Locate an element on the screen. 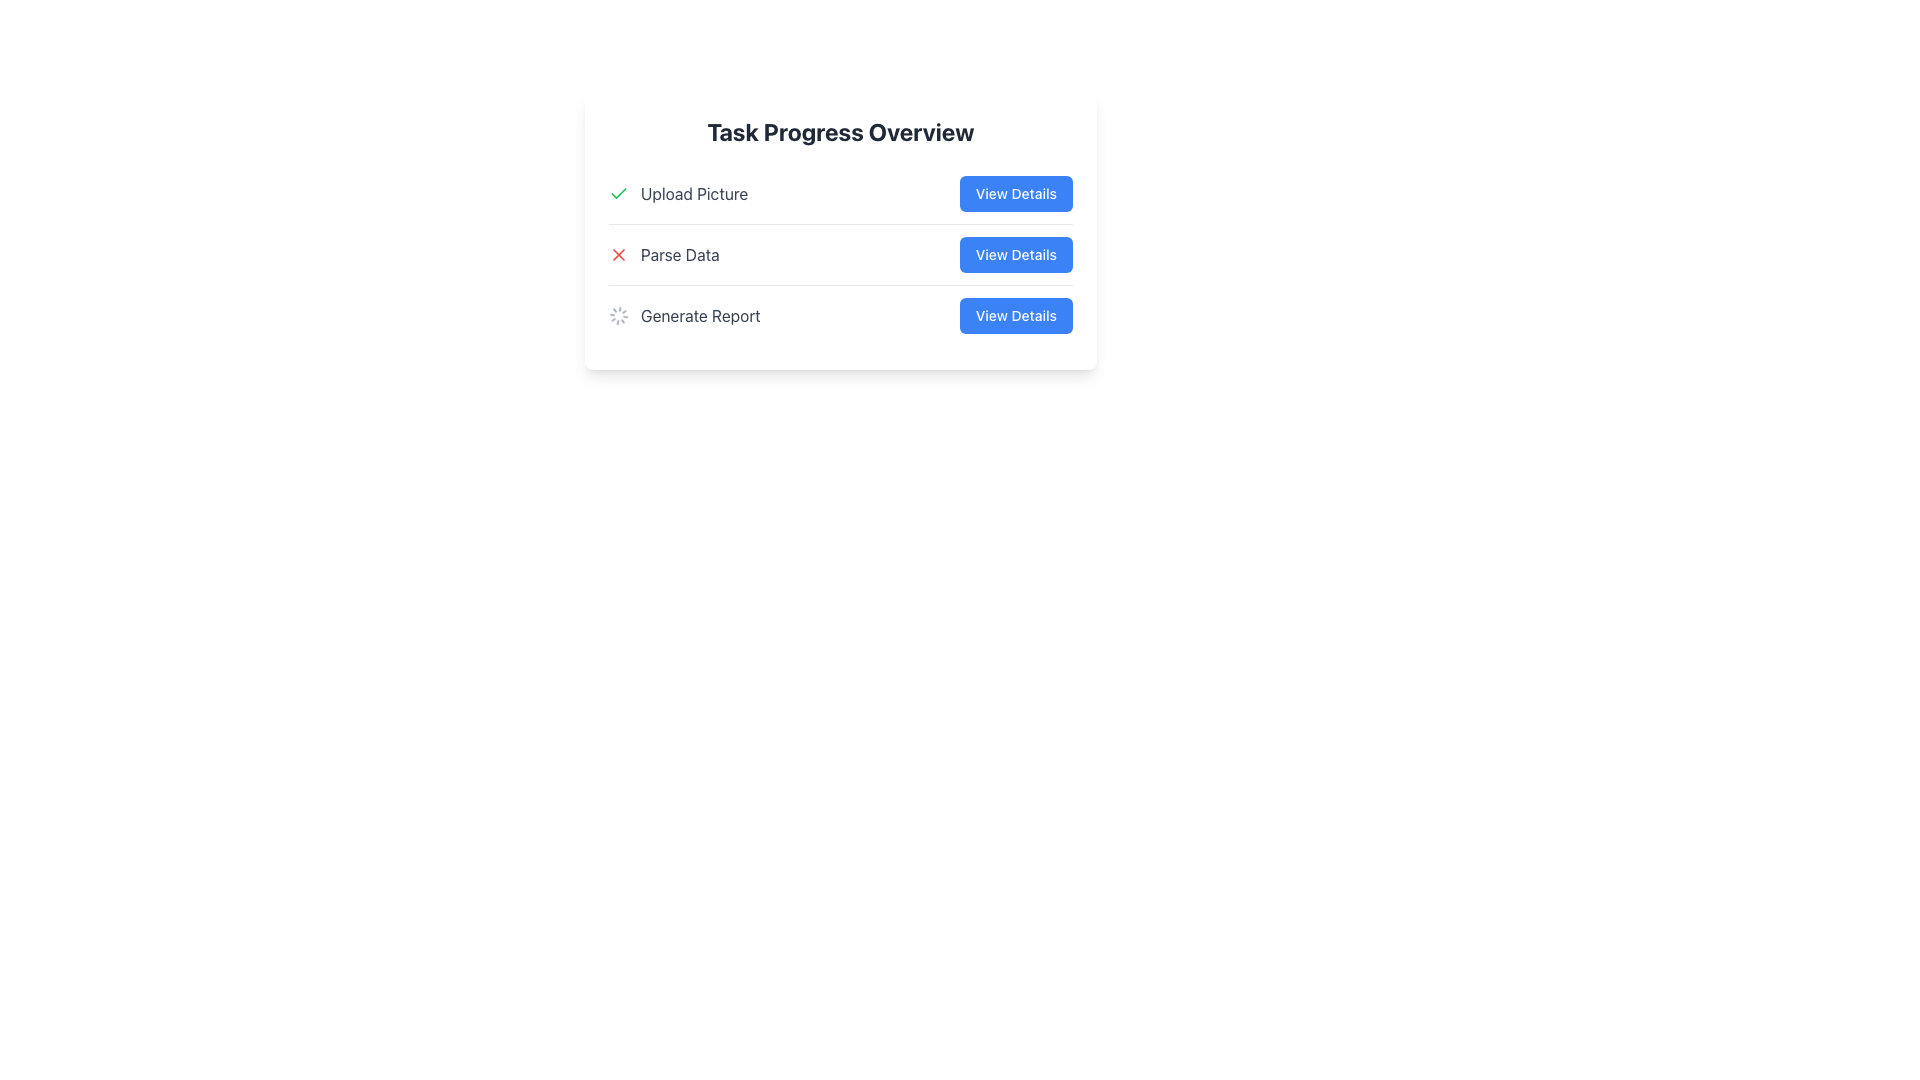 This screenshot has height=1080, width=1920. the button located at the right end of the third row, adjacent to the 'Generate Report' text is located at coordinates (1016, 315).